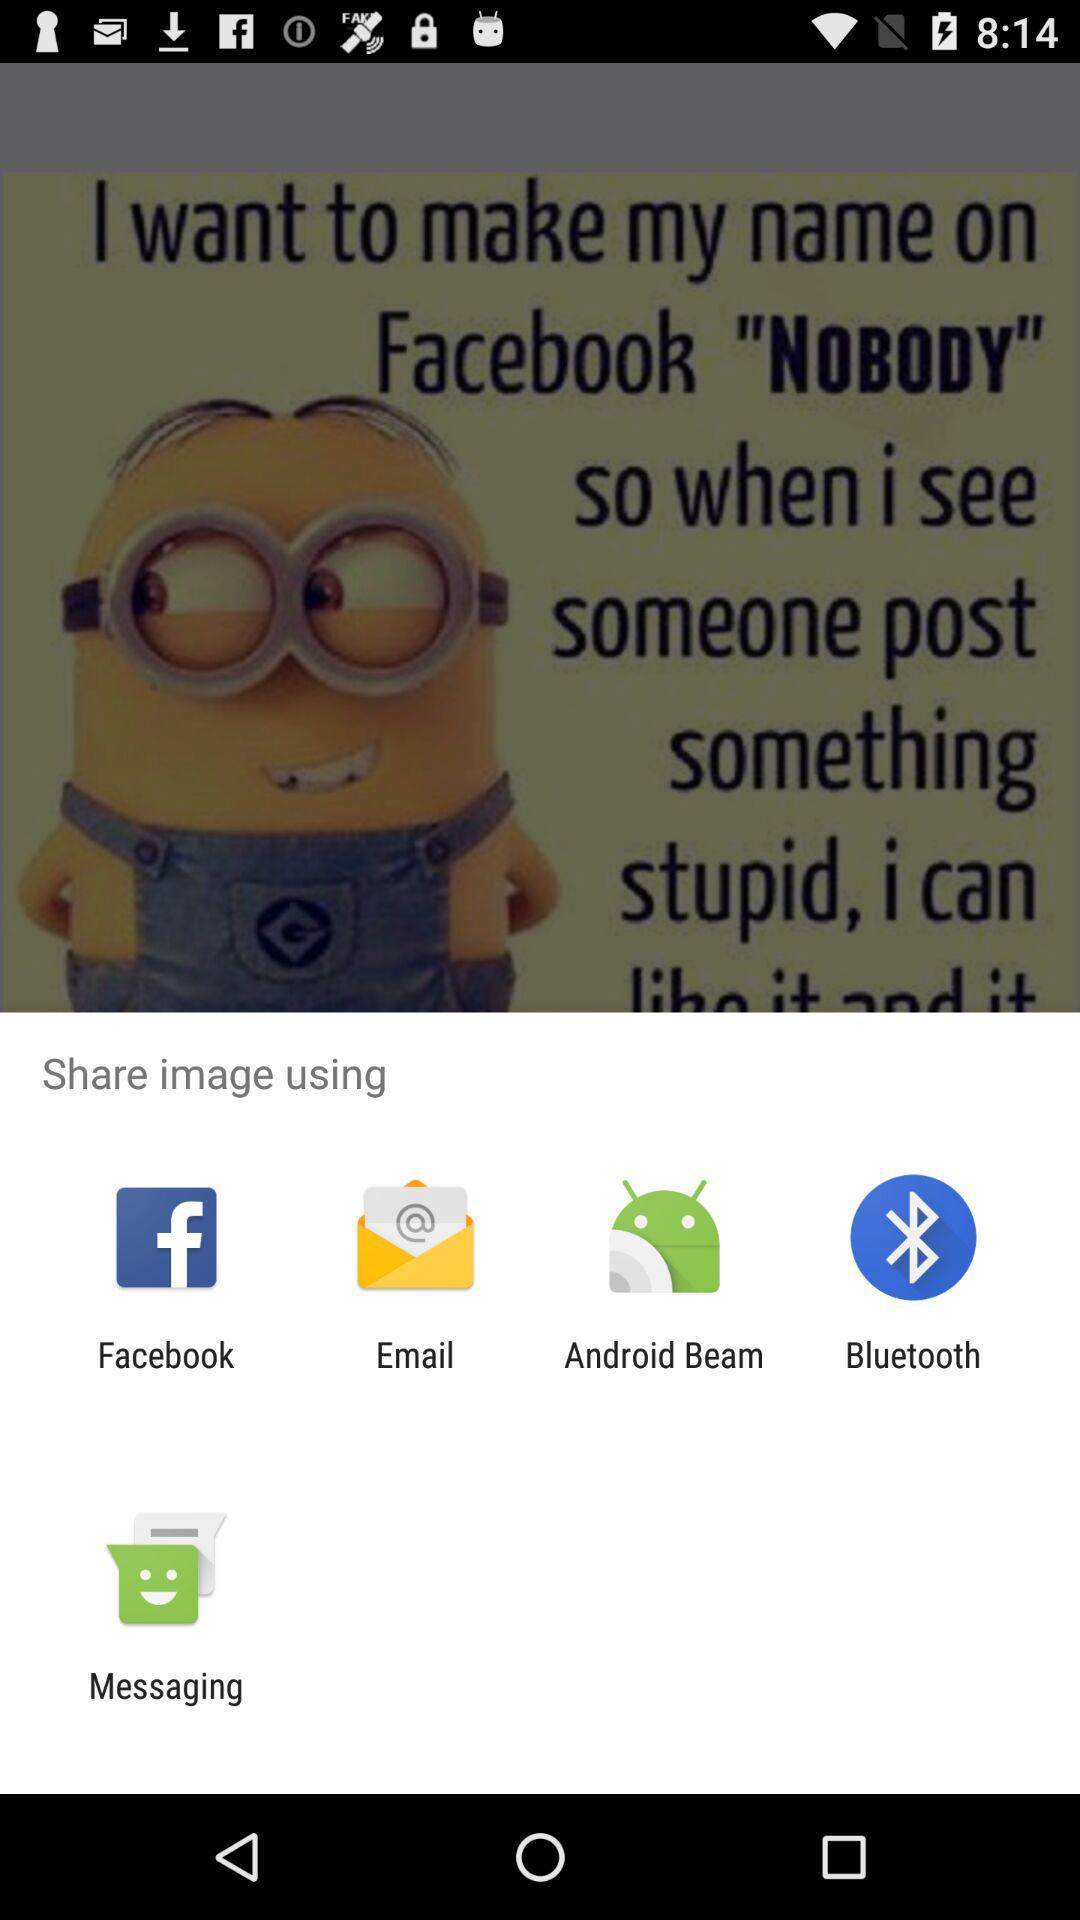 The image size is (1080, 1920). I want to click on the icon to the left of the android beam item, so click(414, 1374).